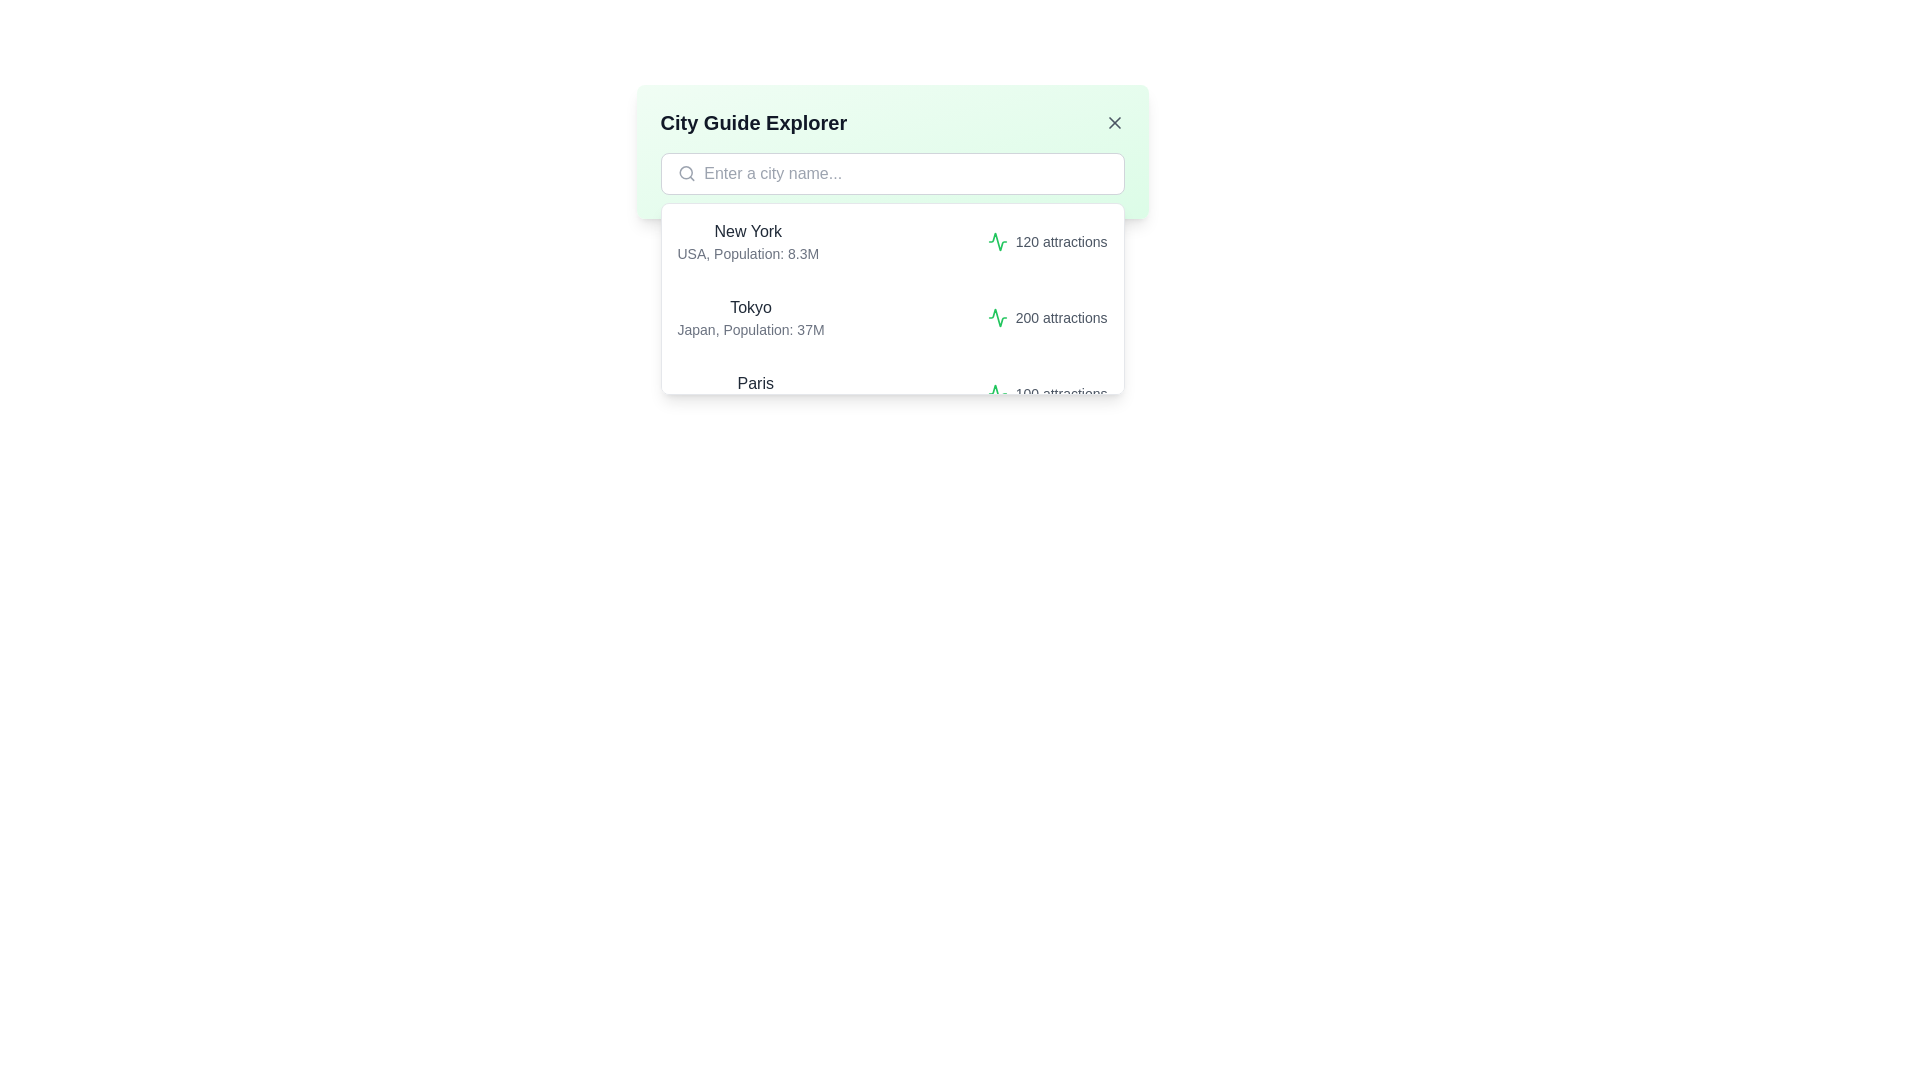 This screenshot has height=1080, width=1920. I want to click on the activity icon representing statistics for Tokyo, located in the second row of the list, to the right of the city's population details, so click(997, 241).